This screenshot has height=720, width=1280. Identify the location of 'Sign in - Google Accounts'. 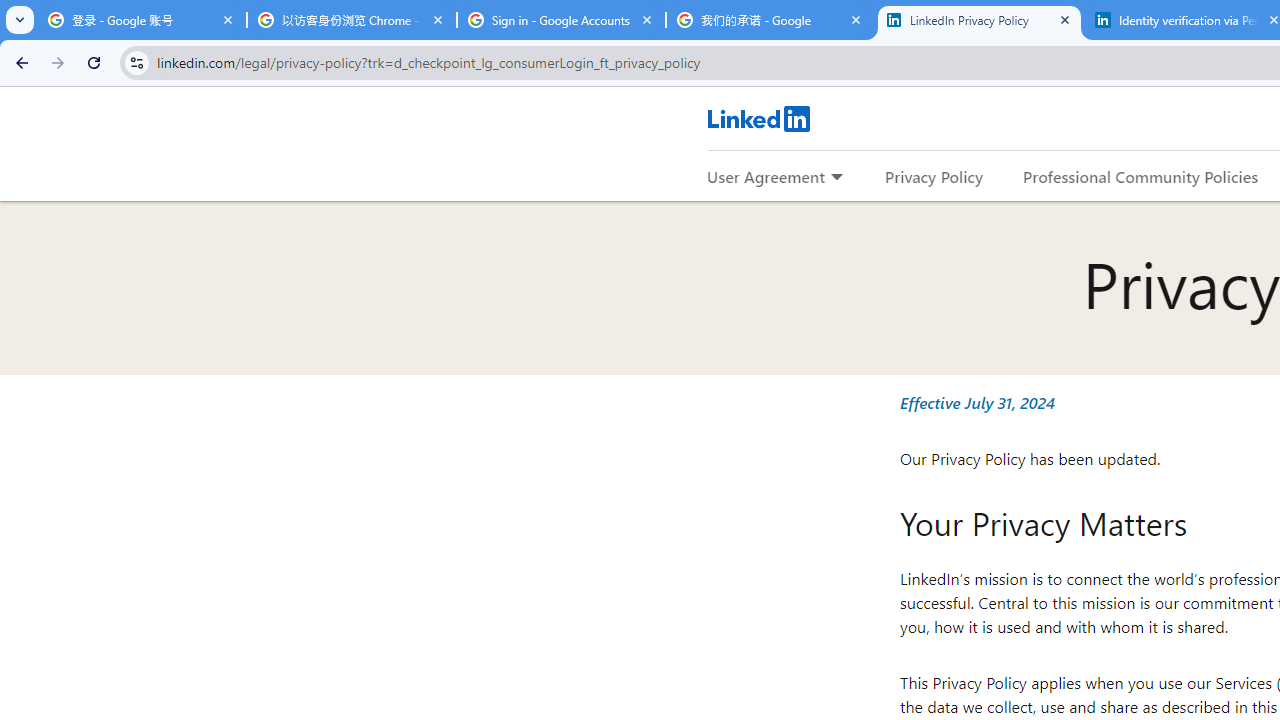
(560, 20).